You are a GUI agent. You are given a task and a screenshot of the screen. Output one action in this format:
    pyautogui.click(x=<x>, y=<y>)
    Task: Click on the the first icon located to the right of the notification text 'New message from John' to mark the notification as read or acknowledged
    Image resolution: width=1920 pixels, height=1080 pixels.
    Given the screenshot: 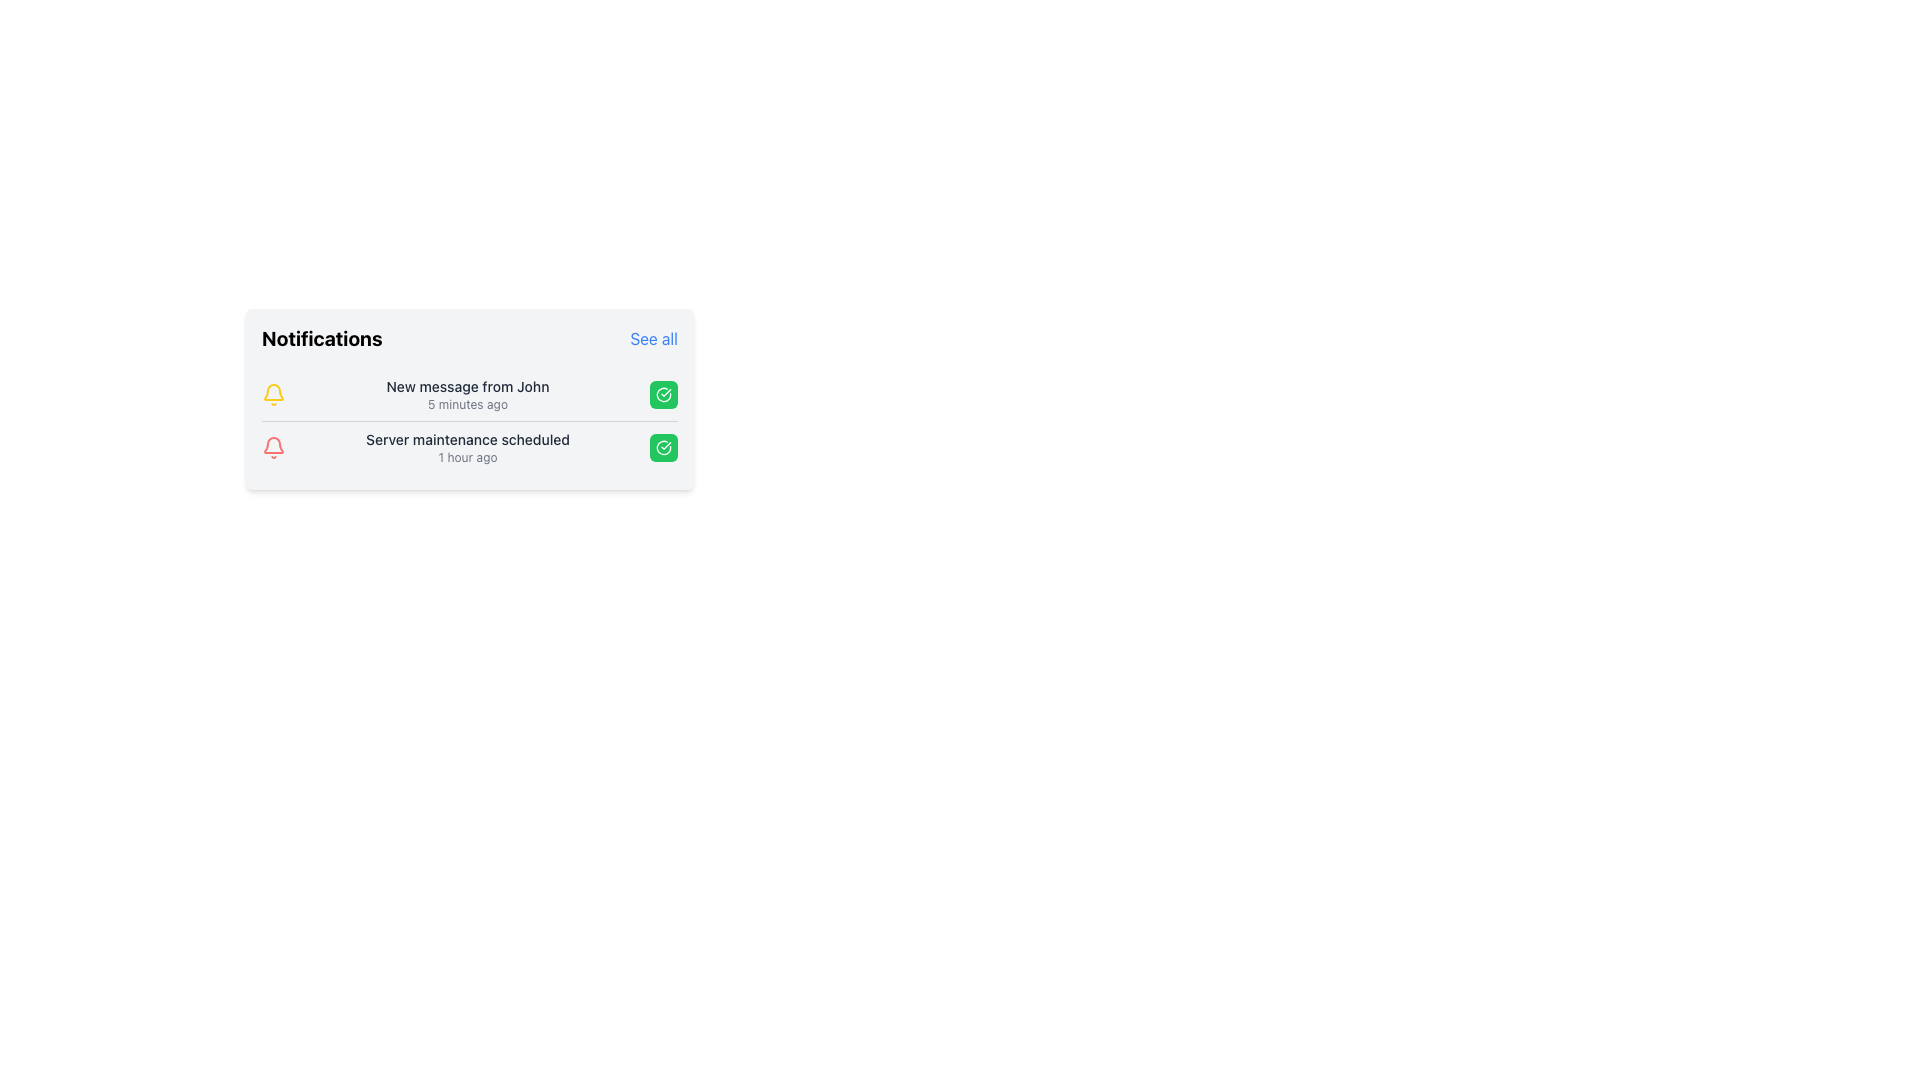 What is the action you would take?
    pyautogui.click(x=663, y=446)
    